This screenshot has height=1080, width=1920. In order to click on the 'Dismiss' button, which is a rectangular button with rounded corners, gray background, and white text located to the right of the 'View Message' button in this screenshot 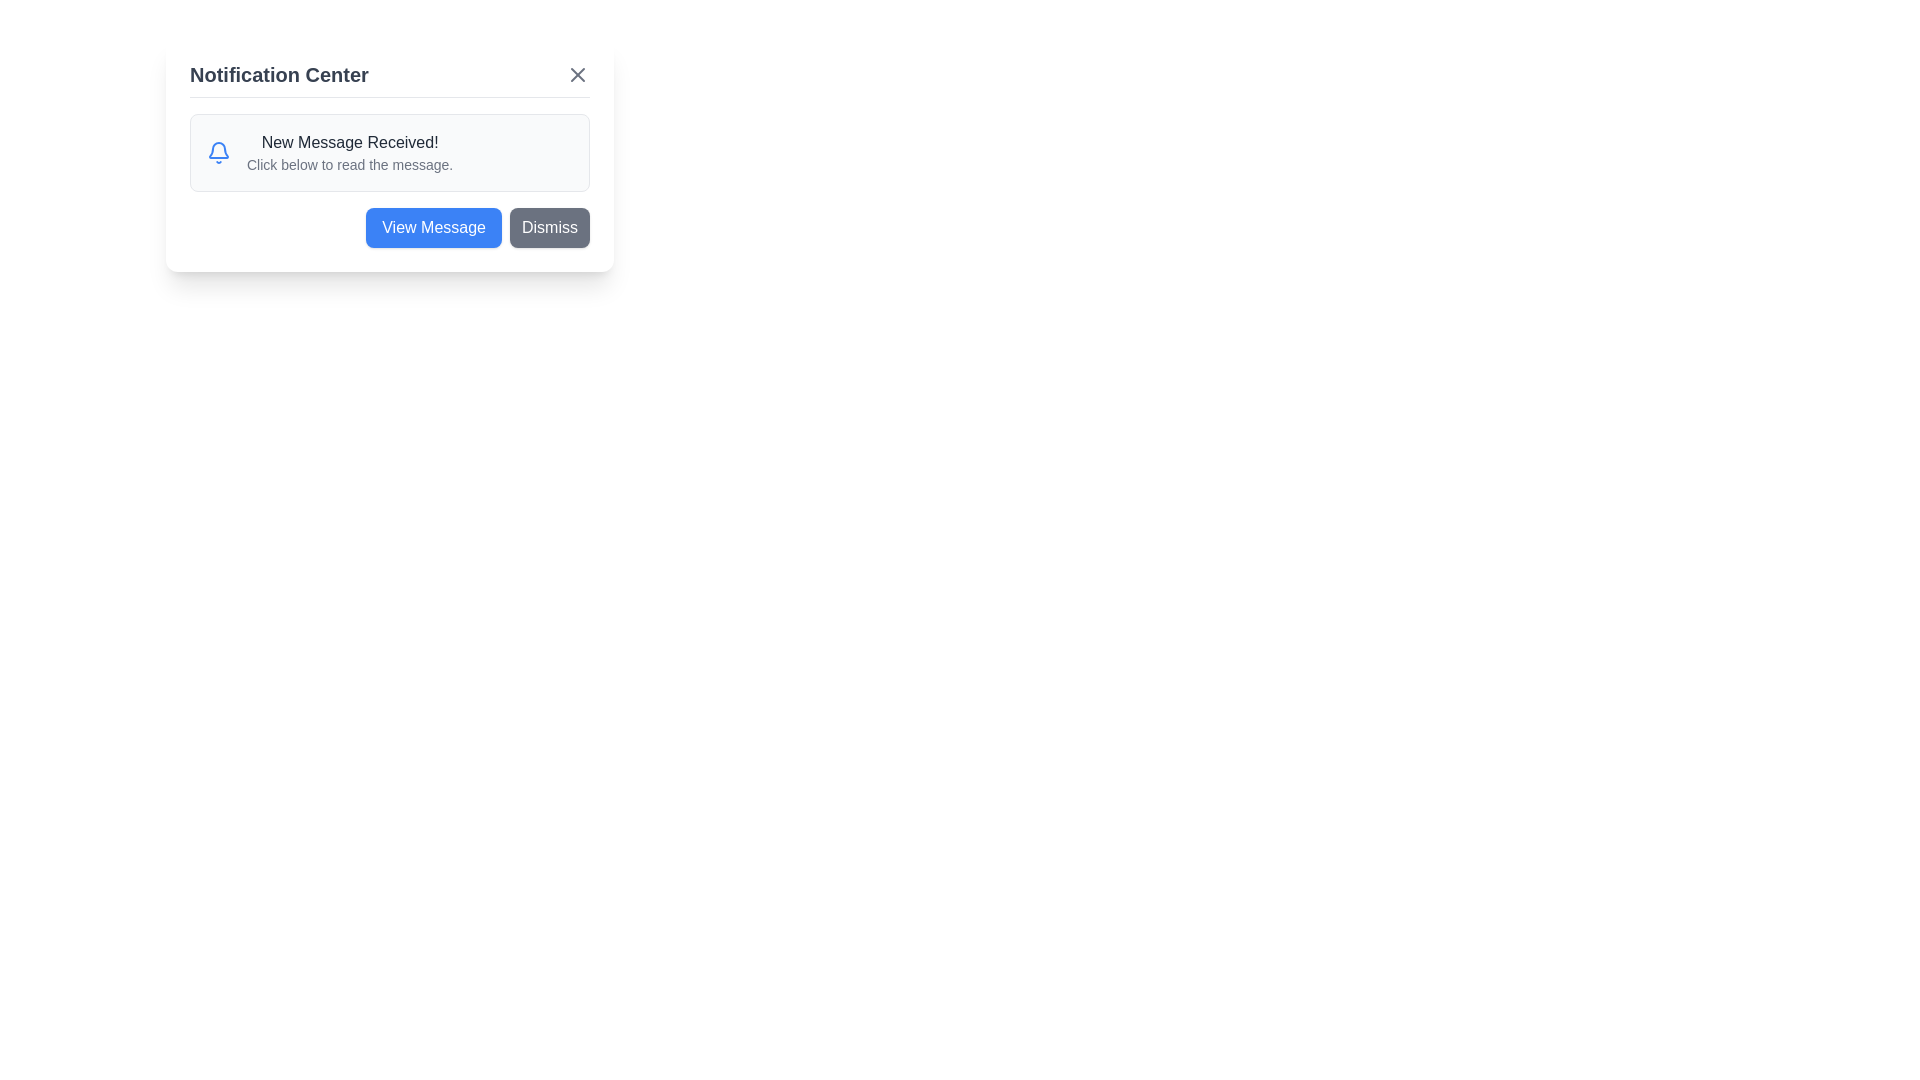, I will do `click(550, 226)`.